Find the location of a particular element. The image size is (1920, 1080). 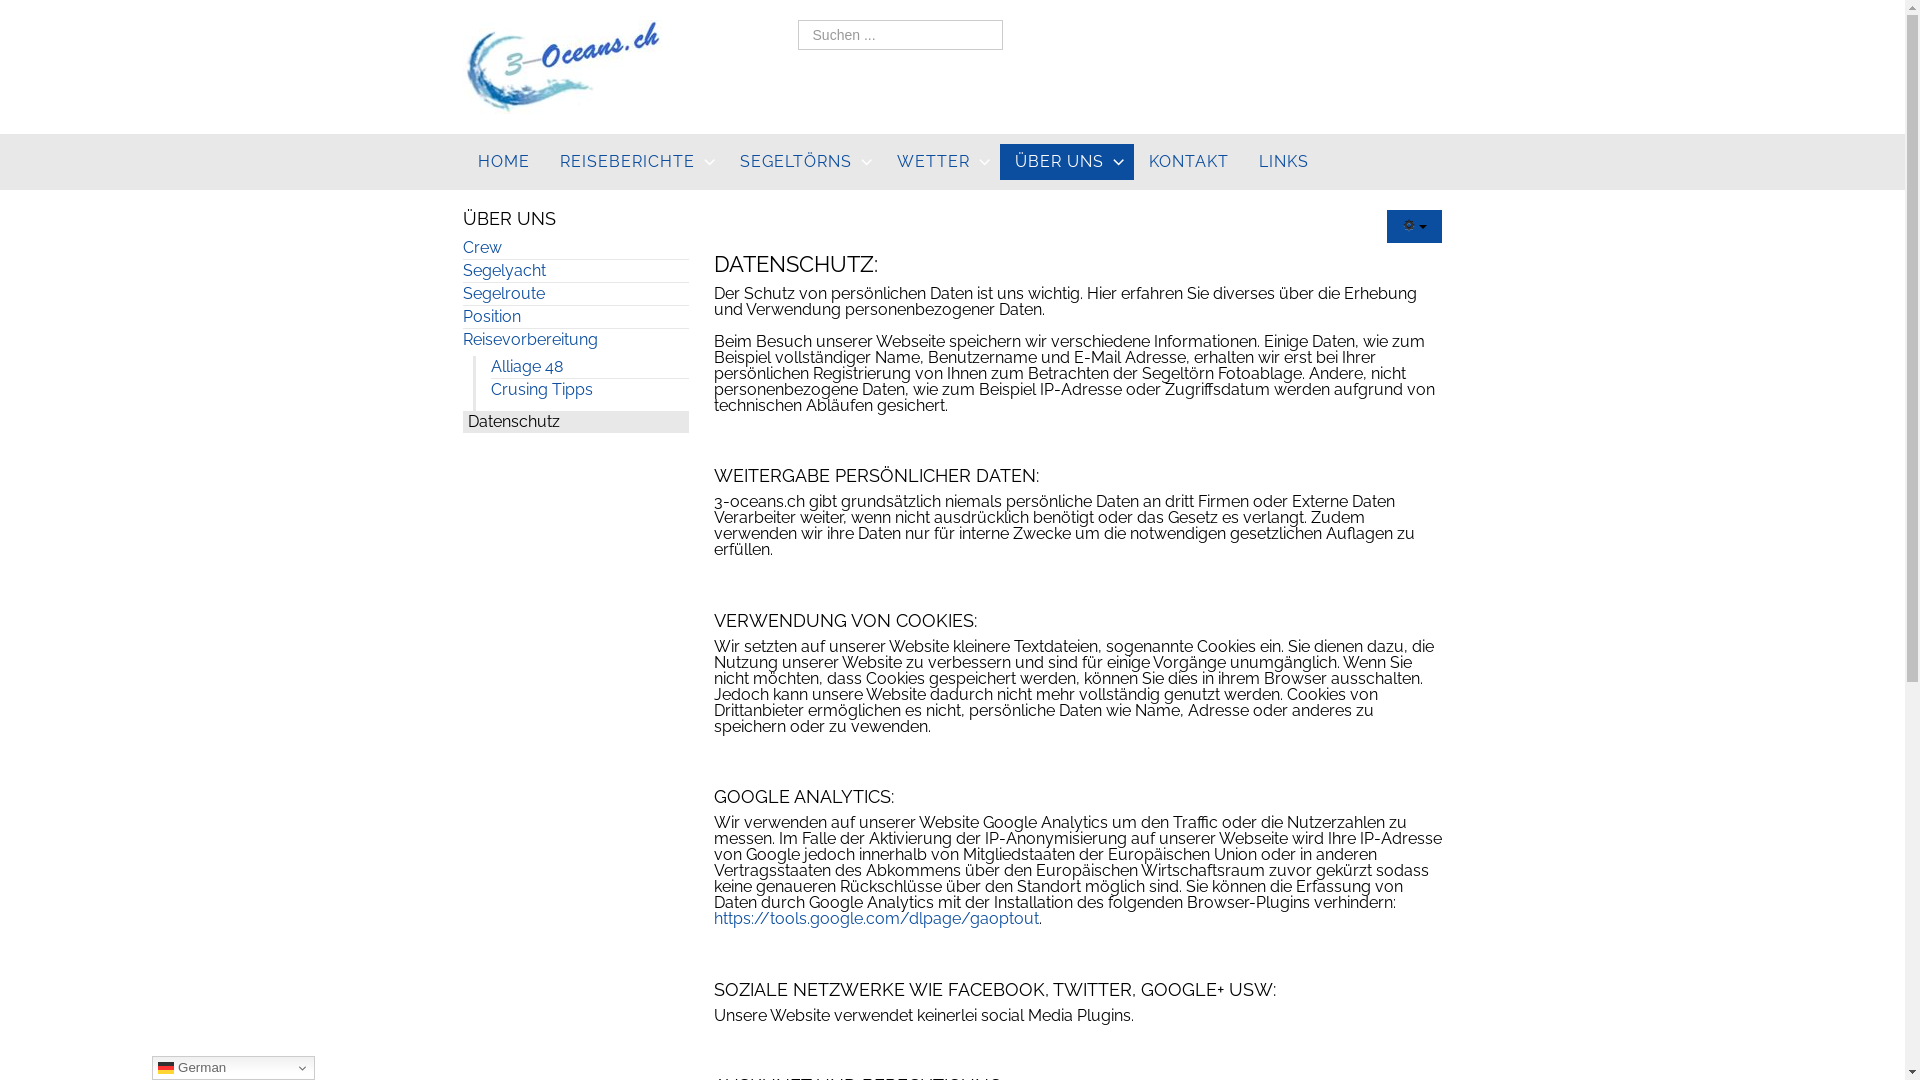

'Datenschutz' is located at coordinates (574, 420).